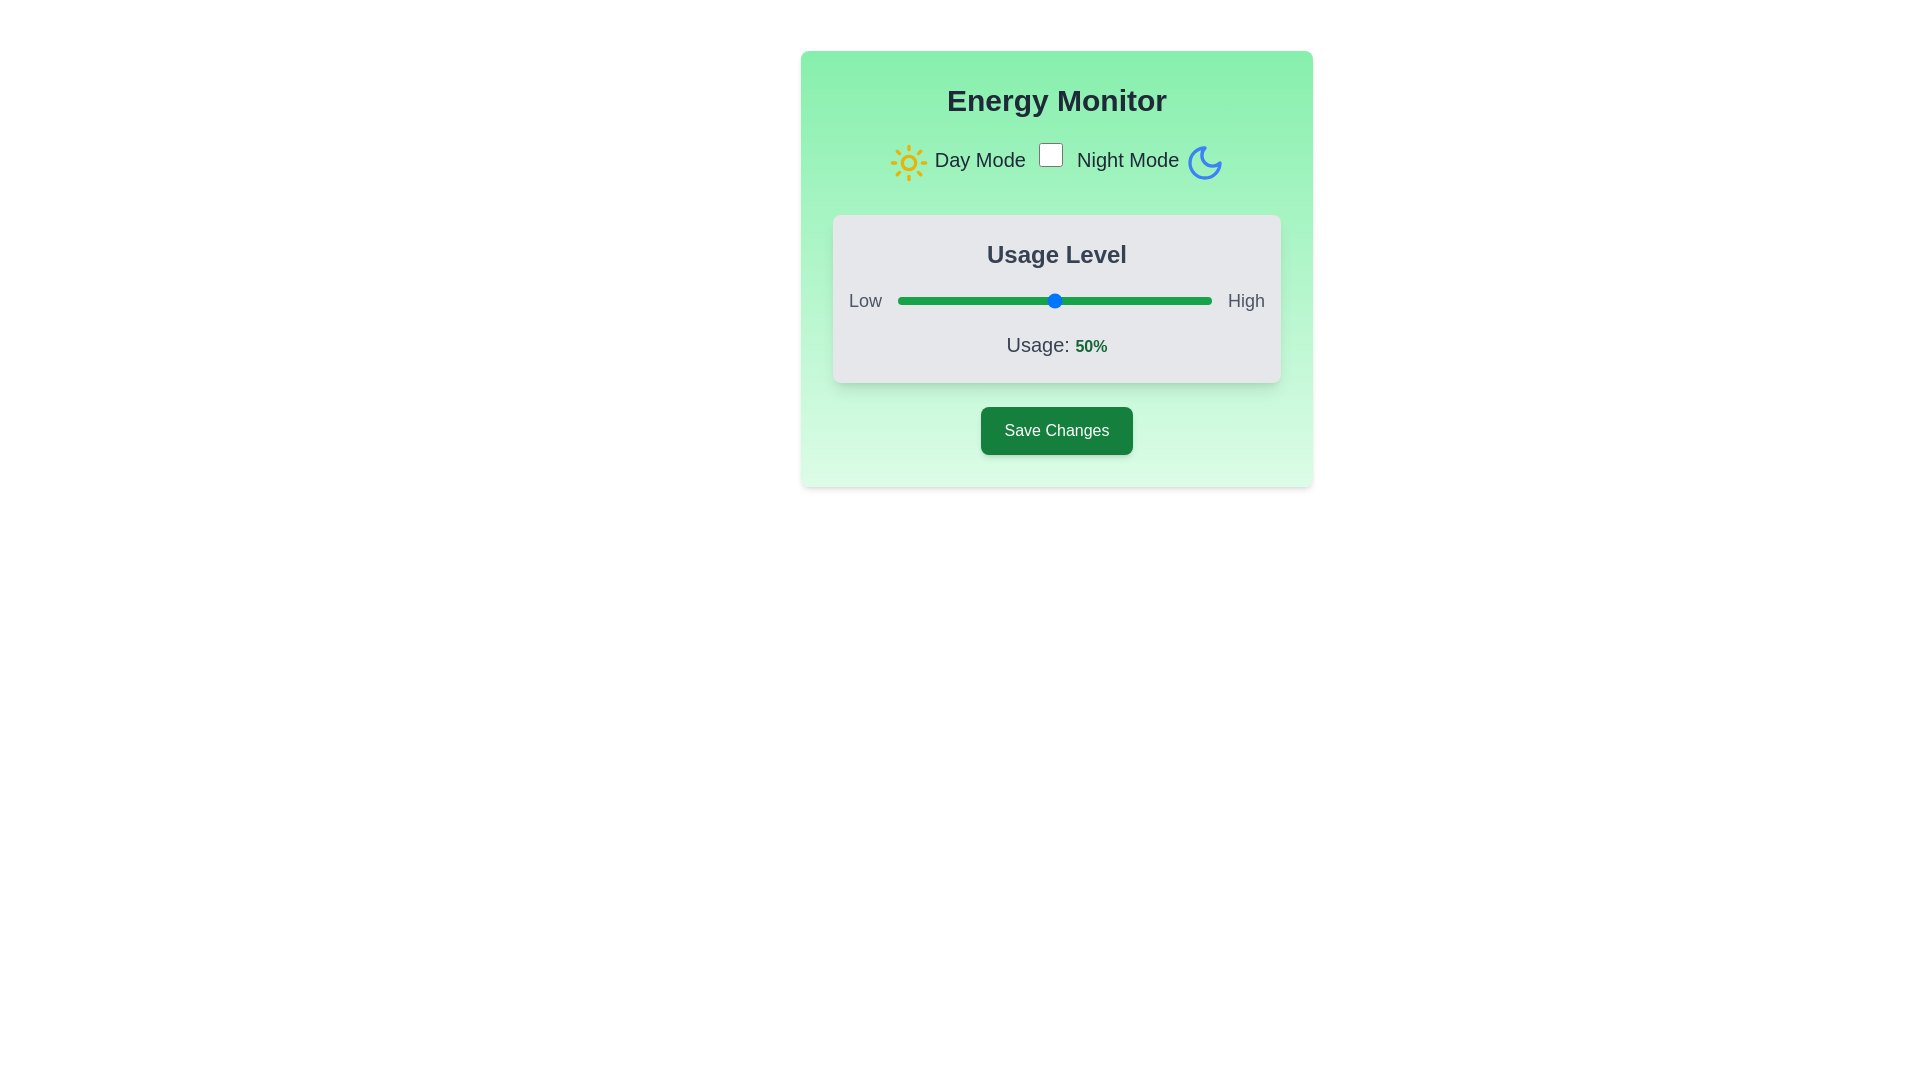  Describe the element at coordinates (1136, 300) in the screenshot. I see `the slider` at that location.